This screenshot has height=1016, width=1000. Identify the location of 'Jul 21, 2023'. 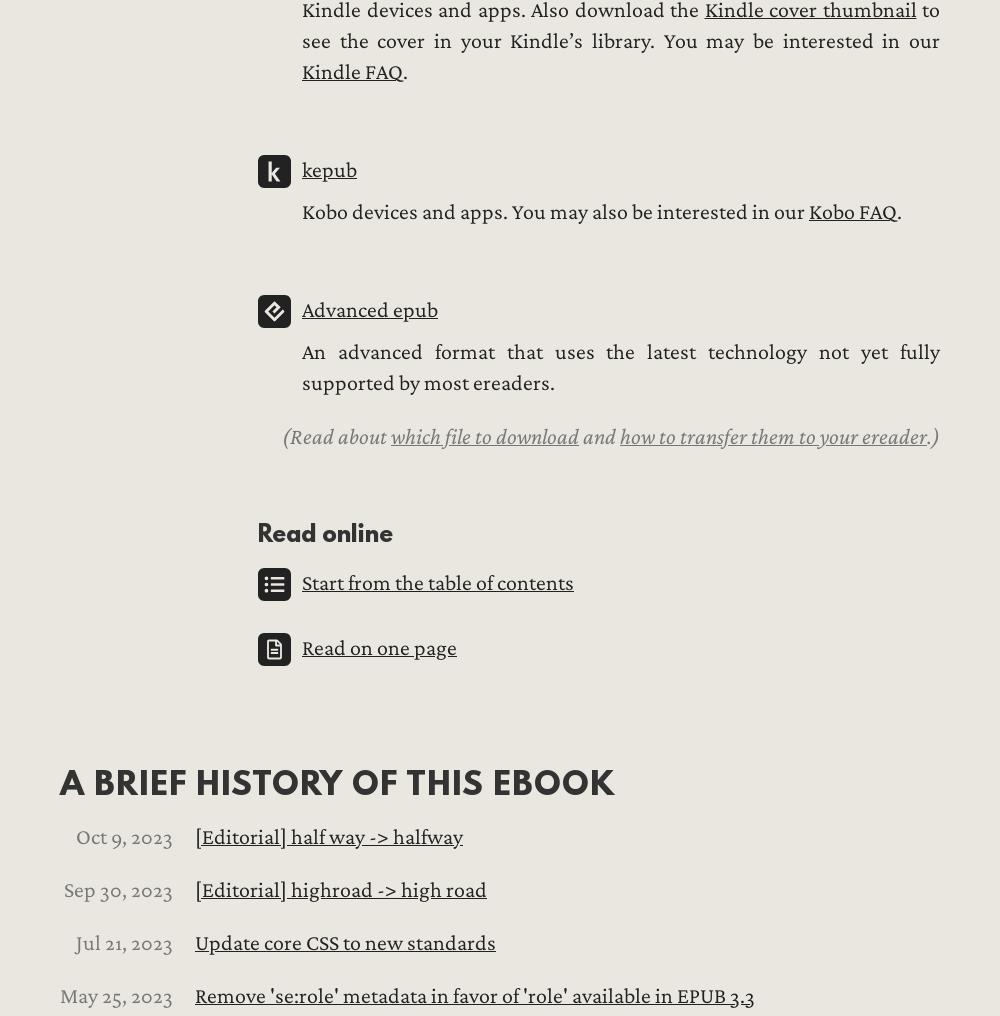
(123, 942).